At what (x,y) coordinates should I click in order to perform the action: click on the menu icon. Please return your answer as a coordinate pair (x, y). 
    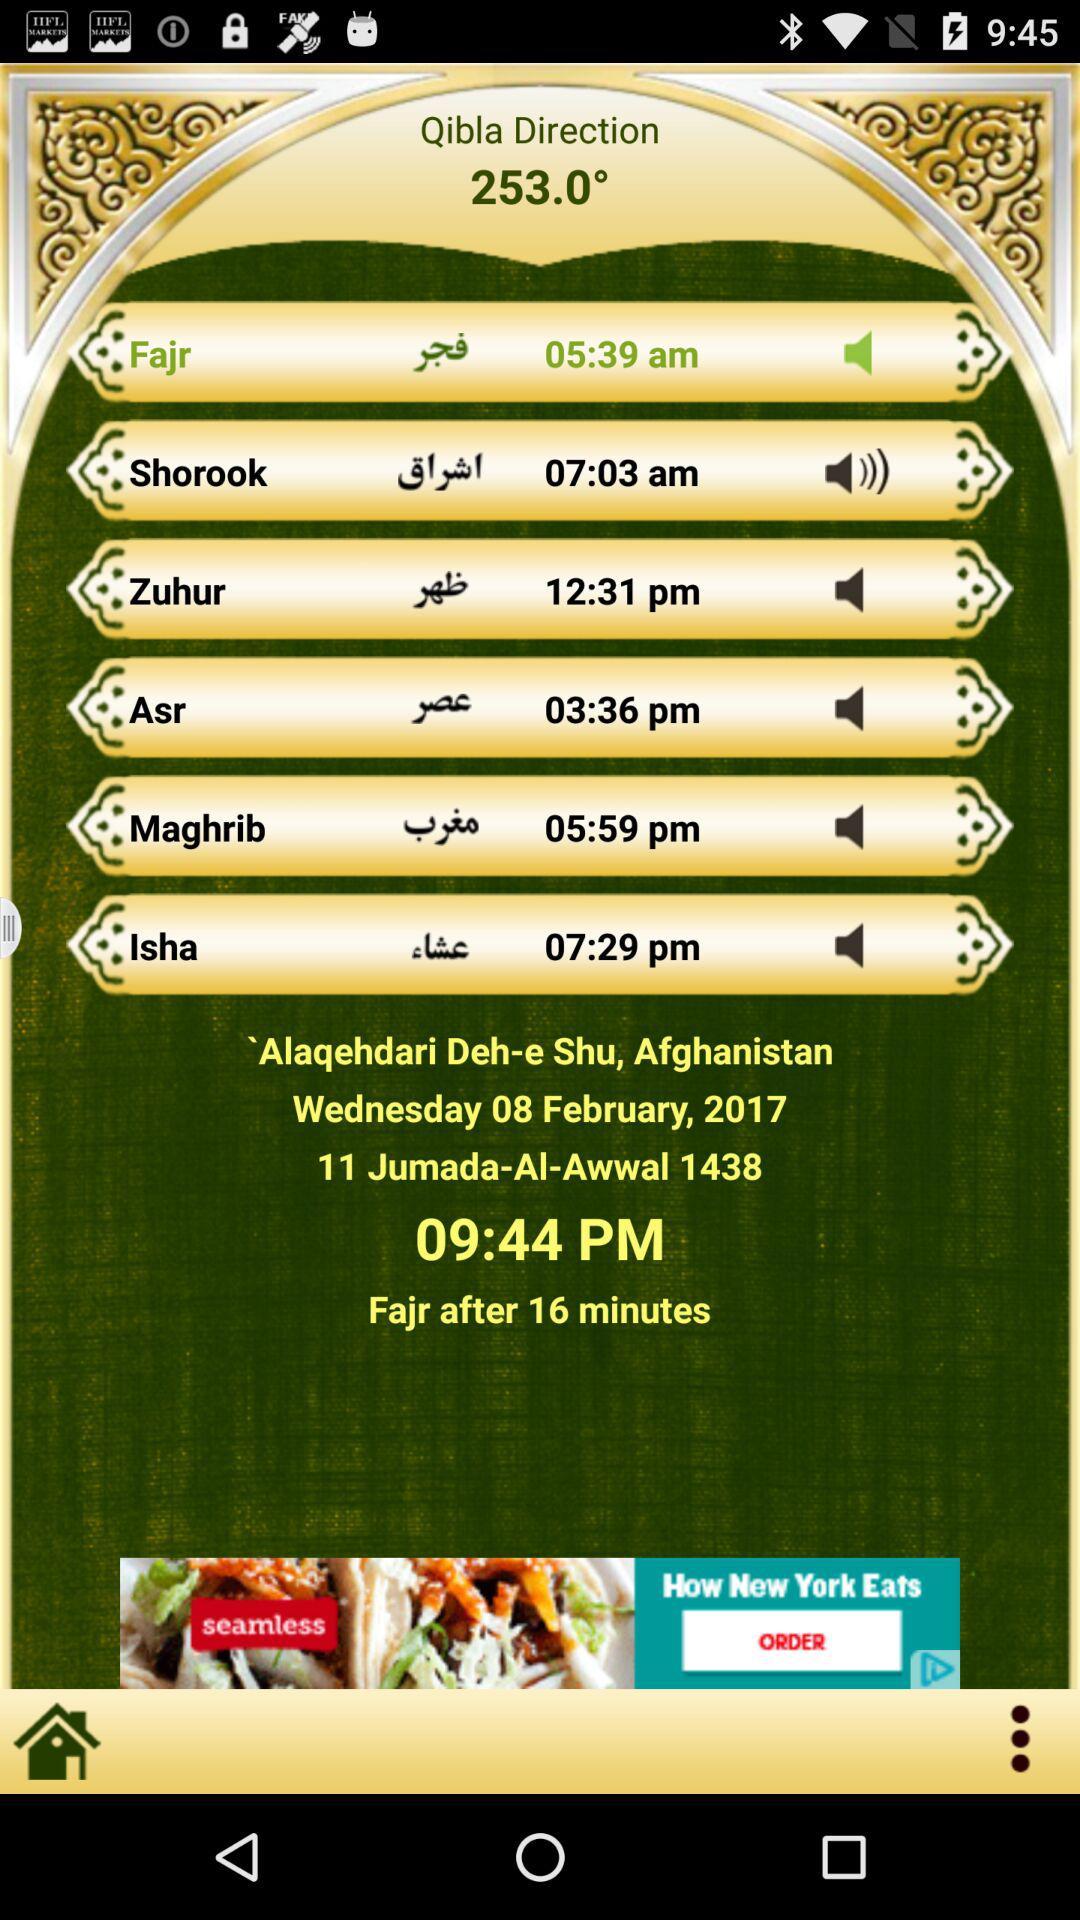
    Looking at the image, I should click on (23, 993).